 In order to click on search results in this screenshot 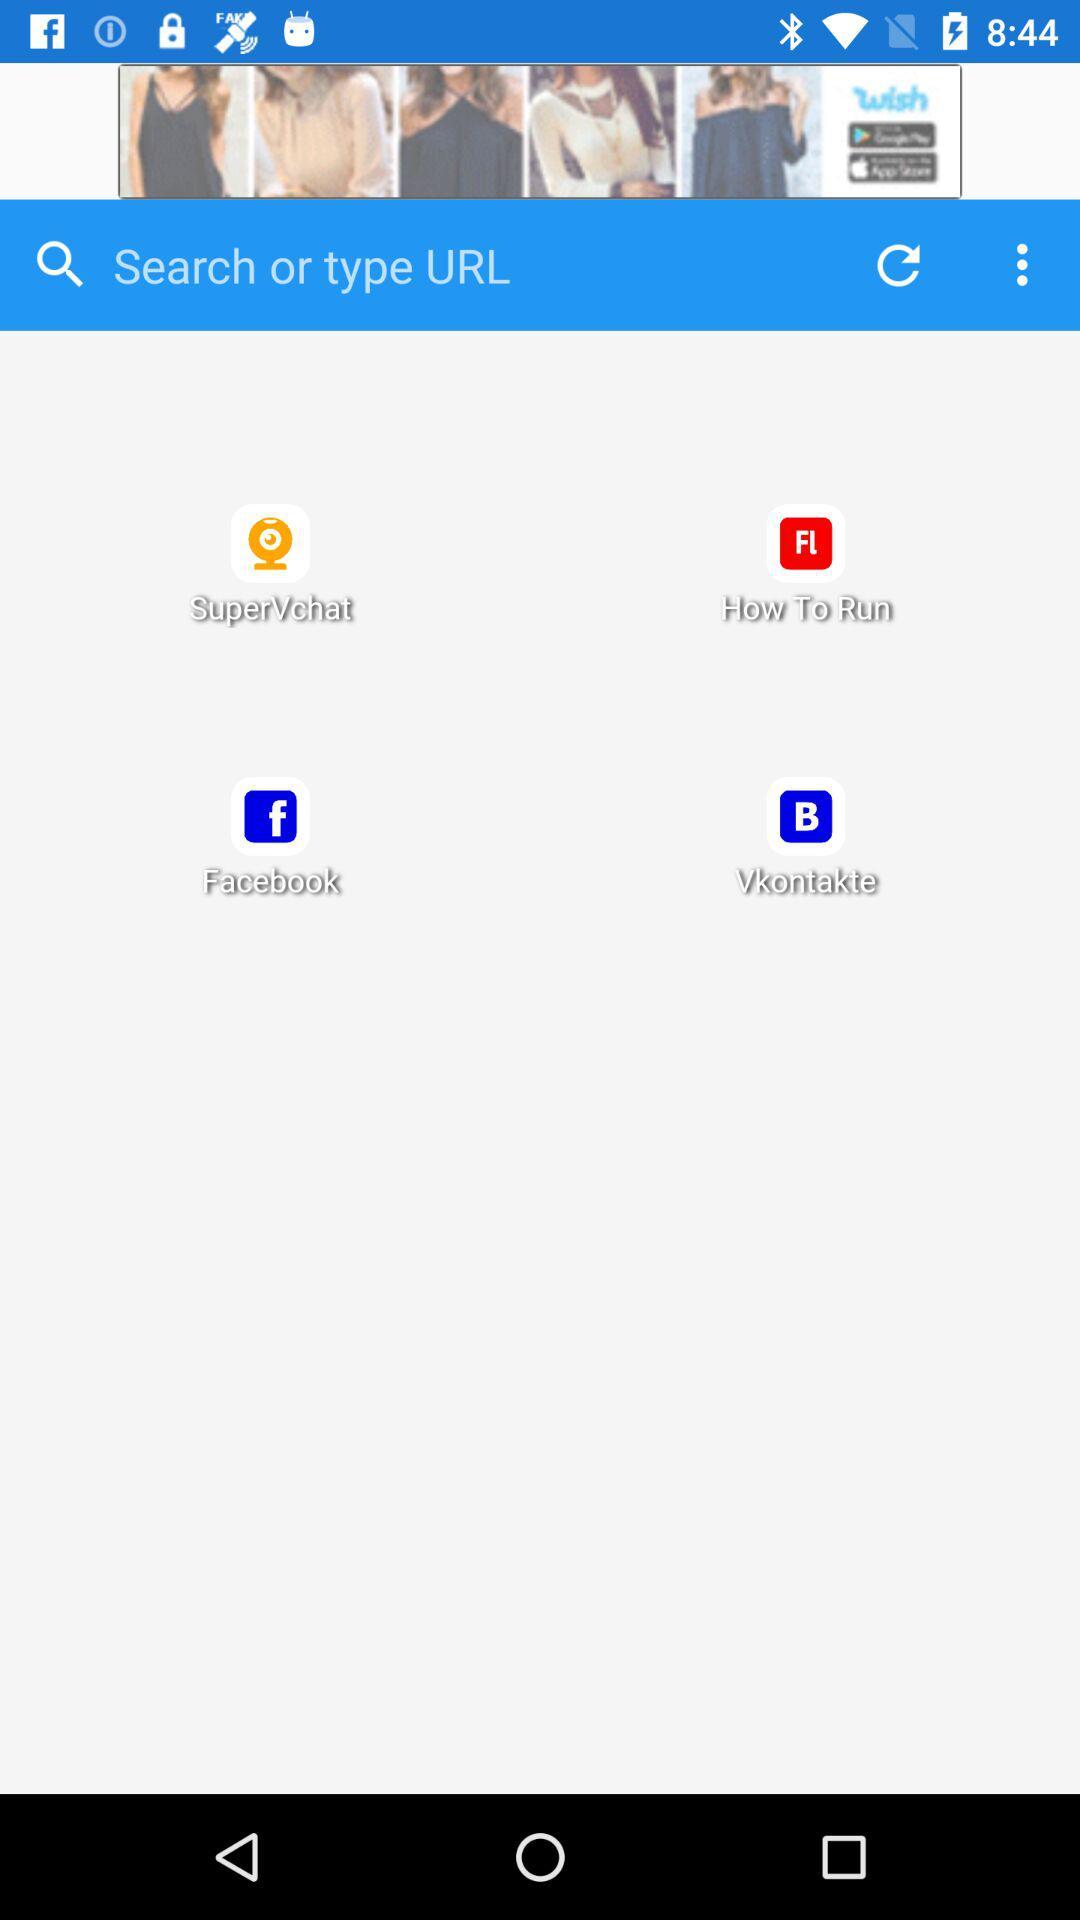, I will do `click(540, 1061)`.